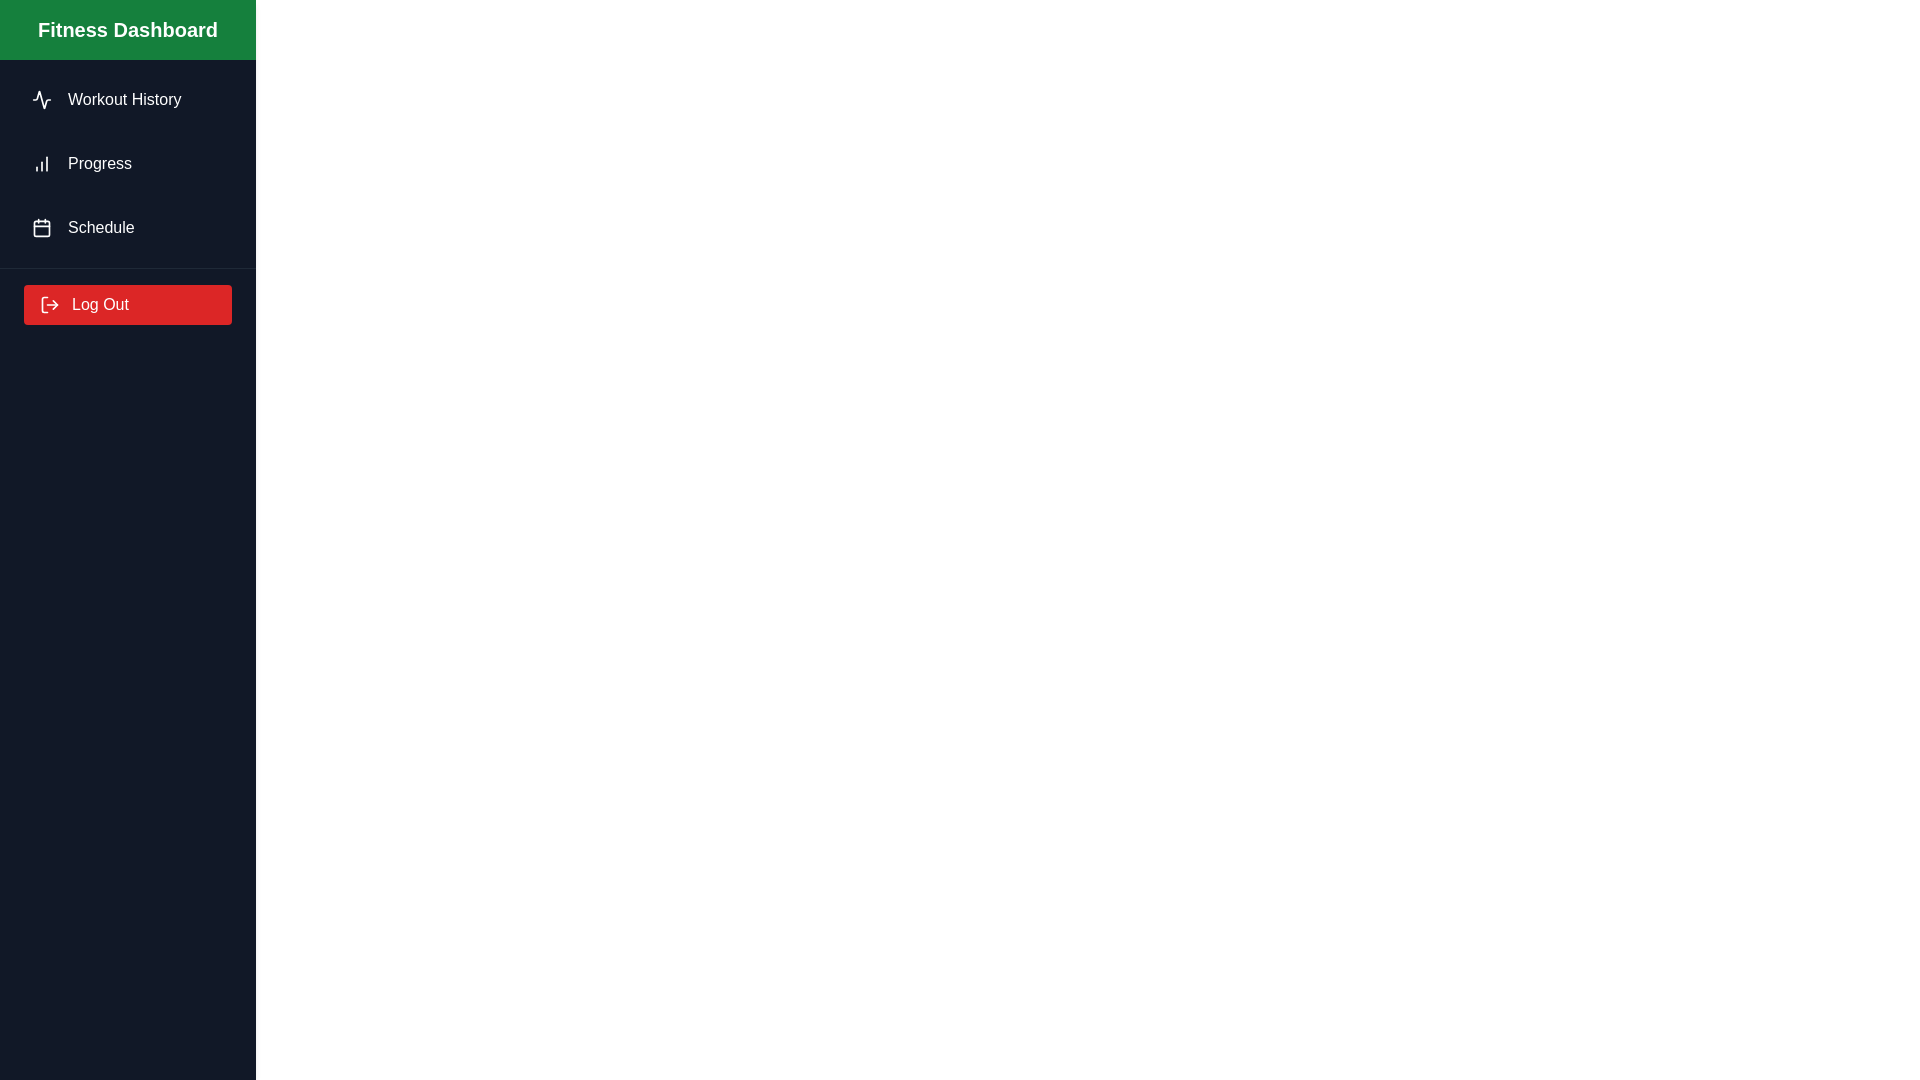 This screenshot has height=1080, width=1920. Describe the element at coordinates (127, 30) in the screenshot. I see `the 'Fitness Dashboard' text display, which is styled in a larger bold font and rendered in white on a green background, located at the top of the left-hand navigation panel` at that location.